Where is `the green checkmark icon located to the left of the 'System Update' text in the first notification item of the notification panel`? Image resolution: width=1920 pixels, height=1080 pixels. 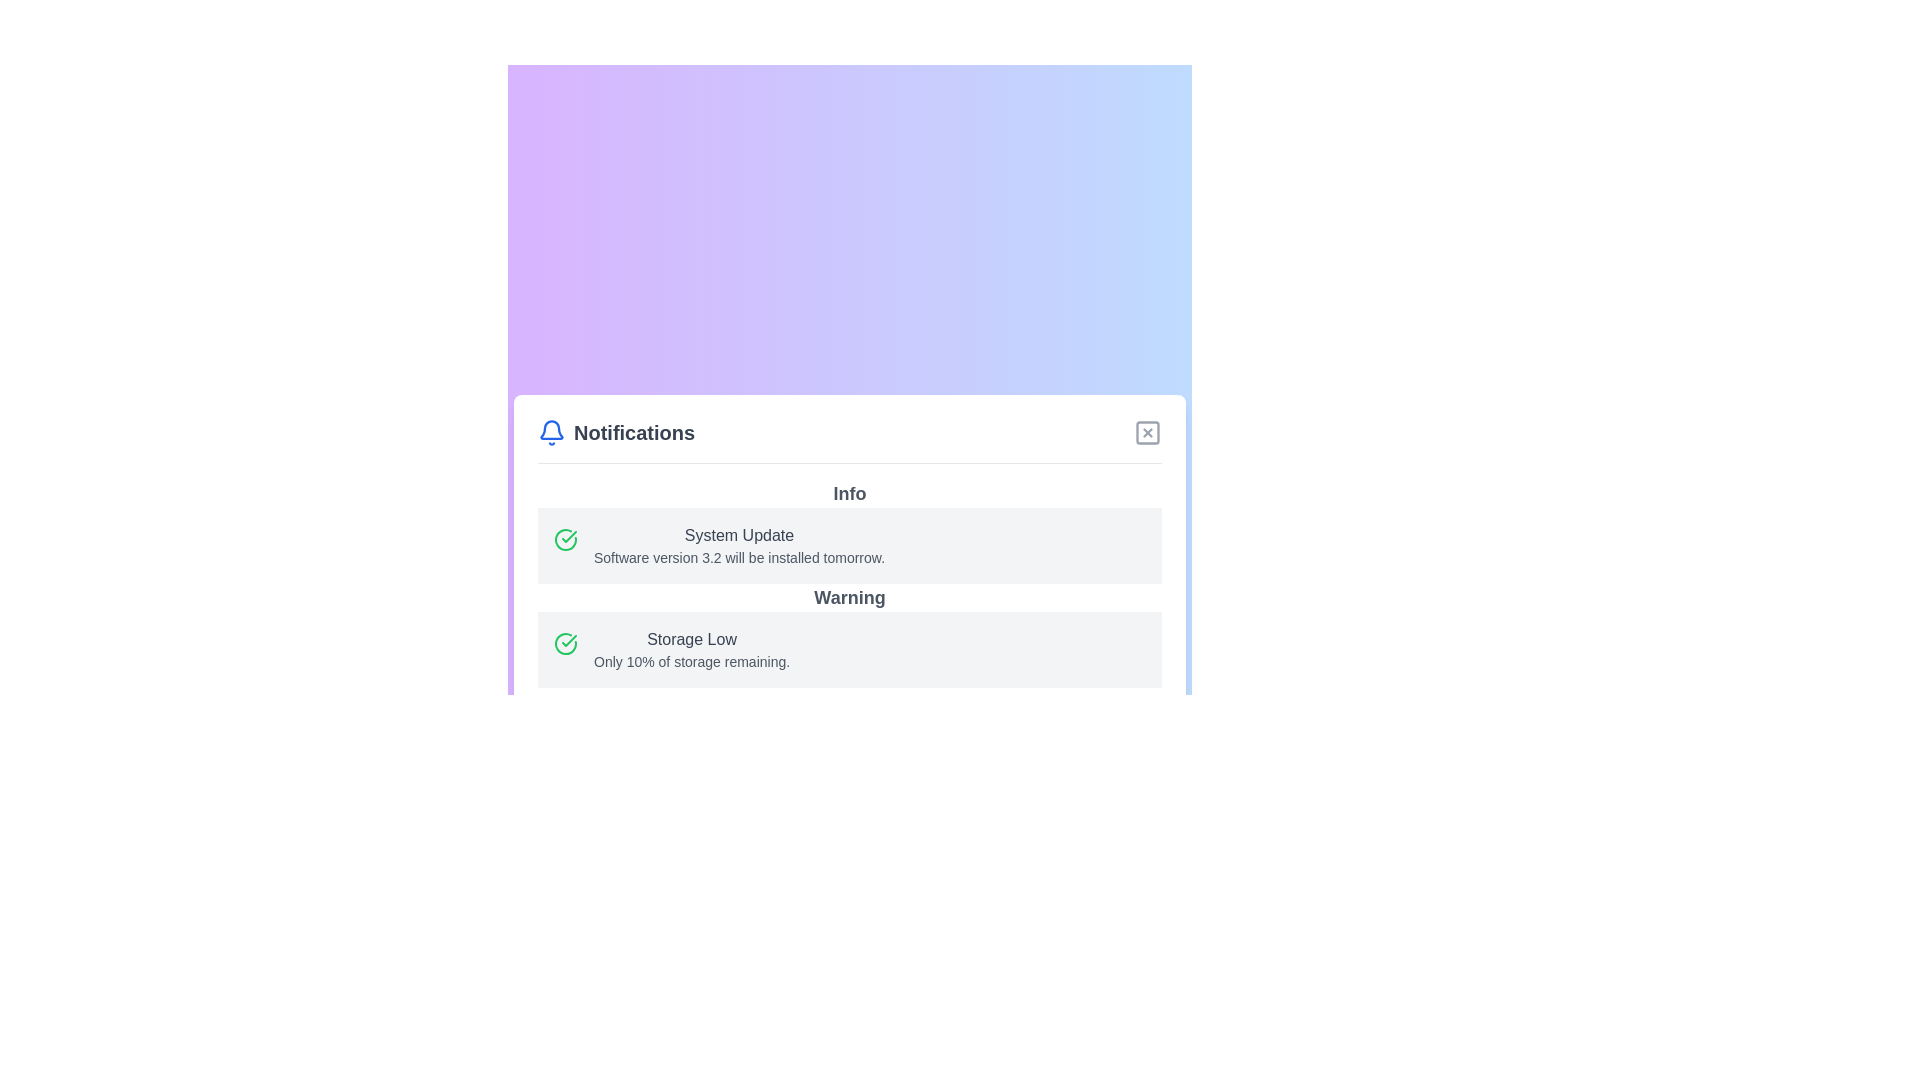 the green checkmark icon located to the left of the 'System Update' text in the first notification item of the notification panel is located at coordinates (568, 640).